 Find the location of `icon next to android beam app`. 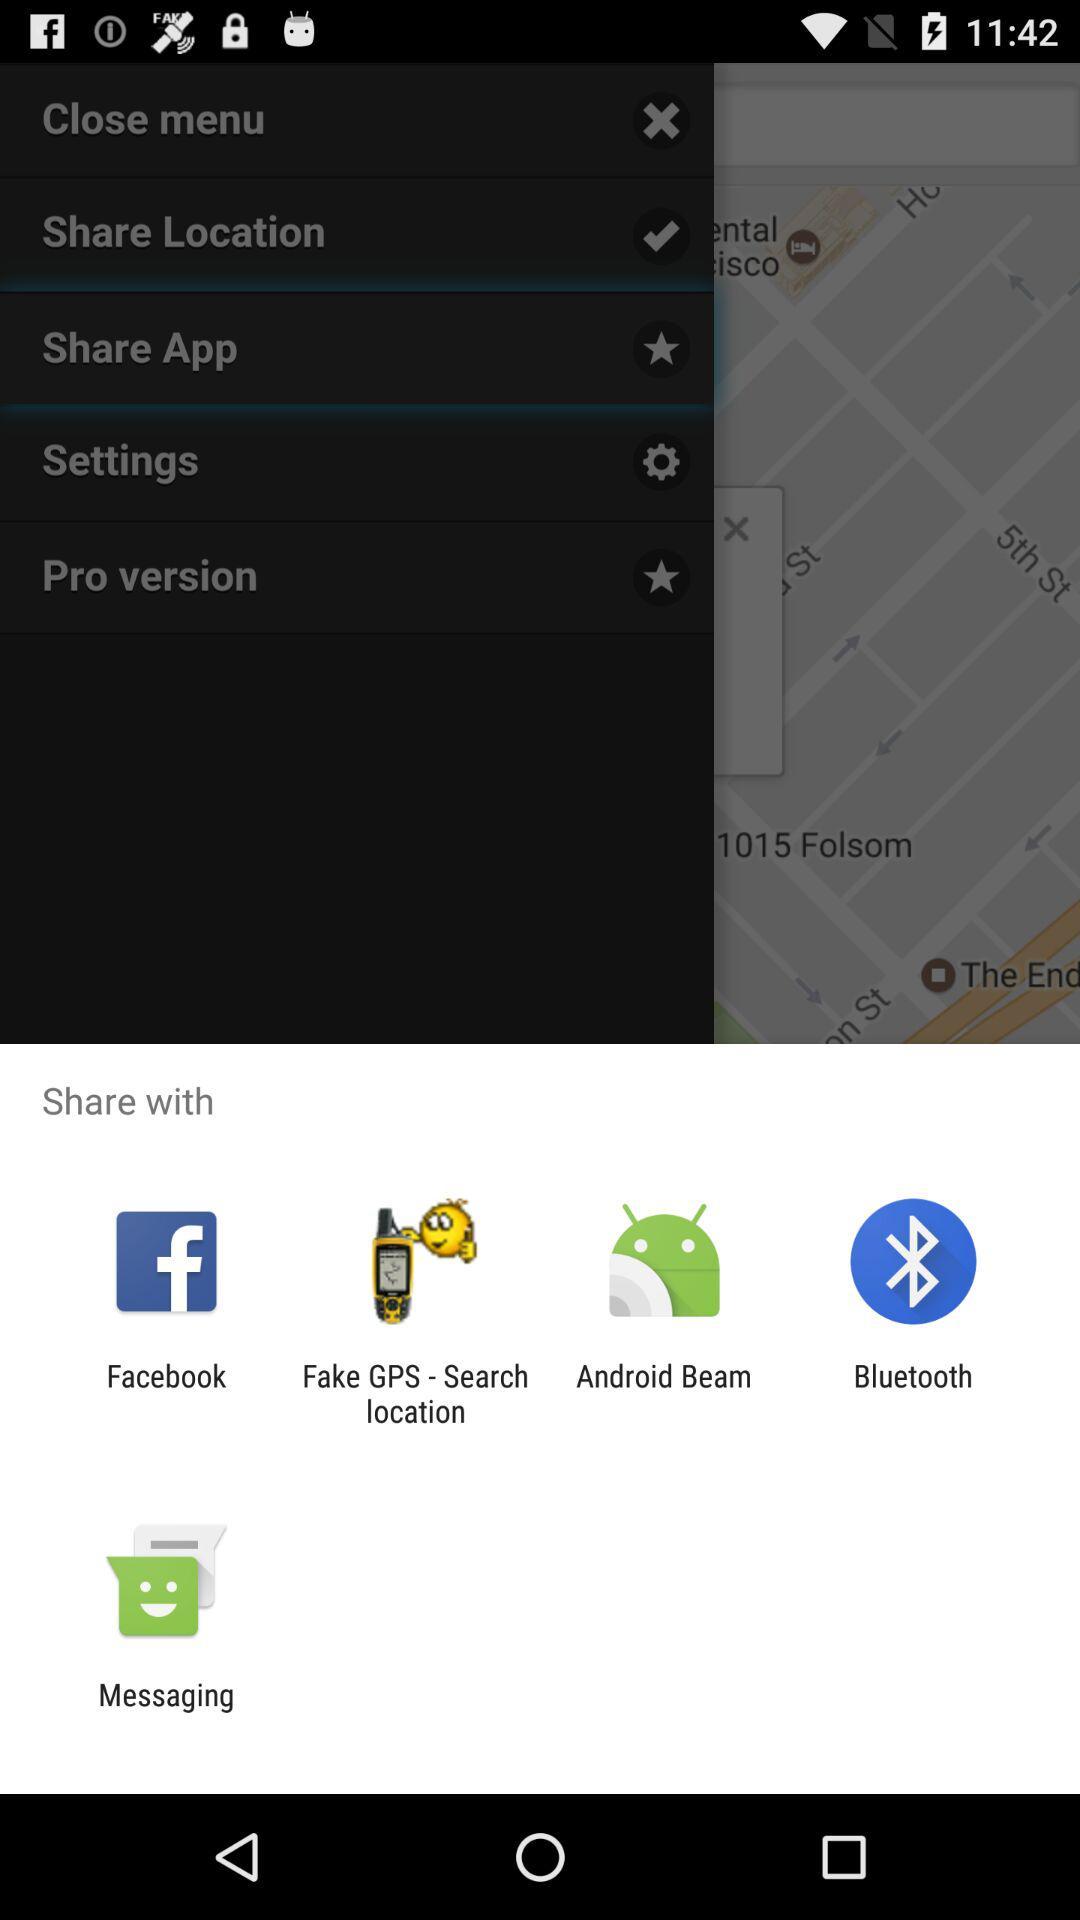

icon next to android beam app is located at coordinates (913, 1392).